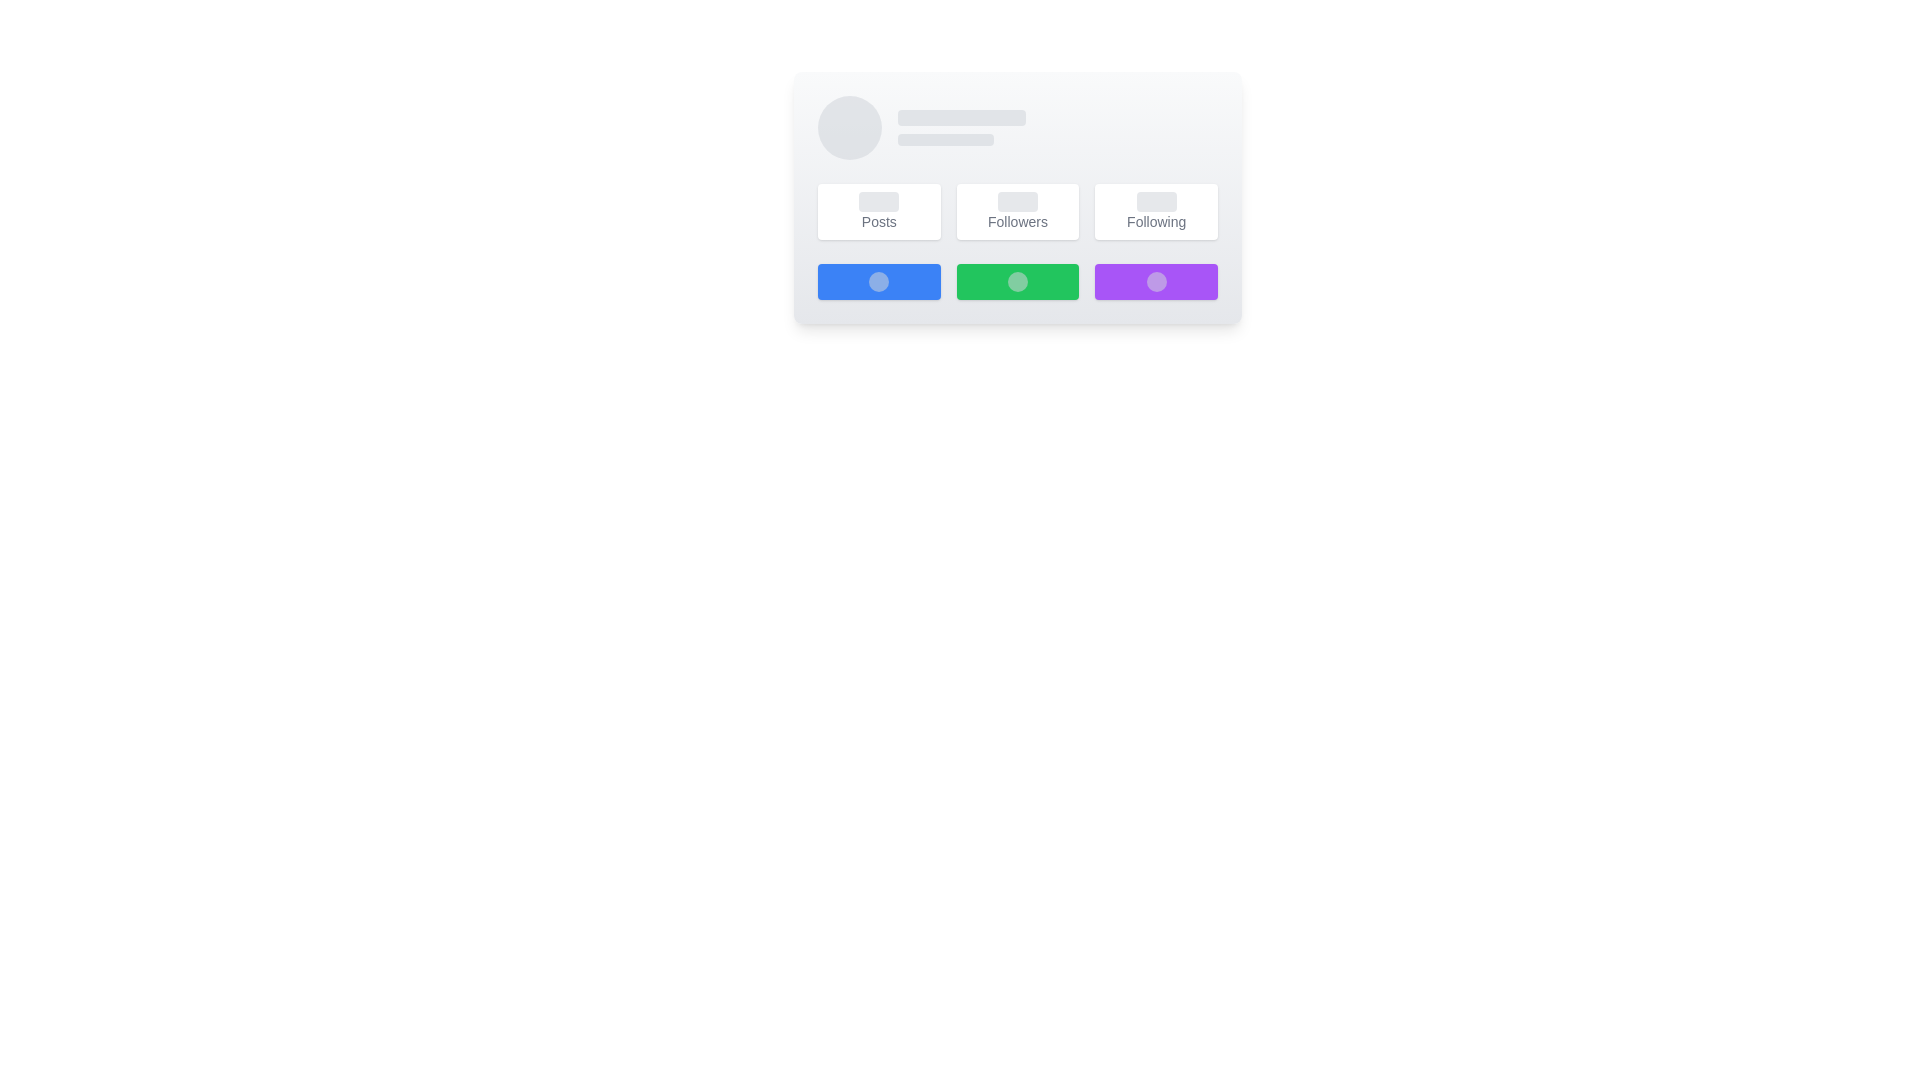 The image size is (1920, 1080). What do you see at coordinates (879, 222) in the screenshot?
I see `the 'Posts' text label, which is styled in a small gray font and positioned centrally inside the first white card in the top row, below a placeholder rectangular shape` at bounding box center [879, 222].